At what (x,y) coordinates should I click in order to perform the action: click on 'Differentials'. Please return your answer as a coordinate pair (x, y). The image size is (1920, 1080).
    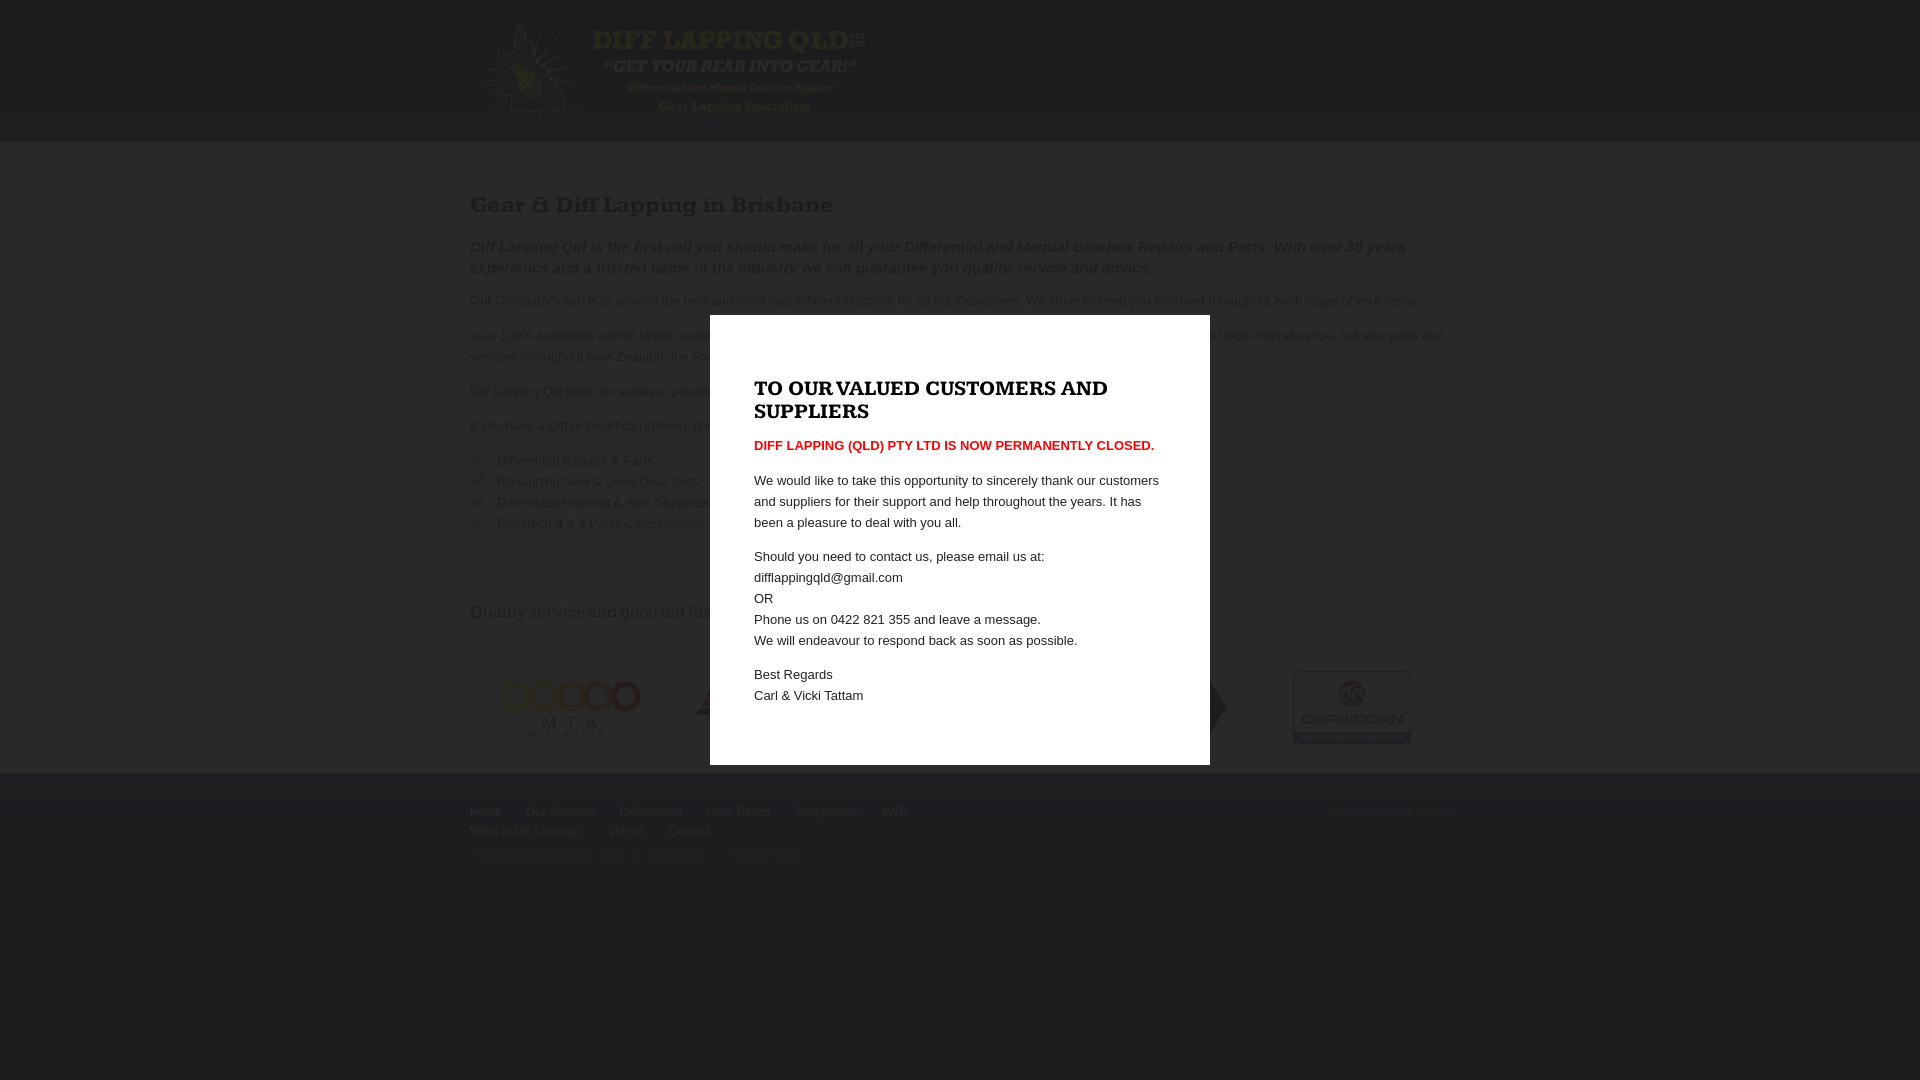
    Looking at the image, I should click on (650, 812).